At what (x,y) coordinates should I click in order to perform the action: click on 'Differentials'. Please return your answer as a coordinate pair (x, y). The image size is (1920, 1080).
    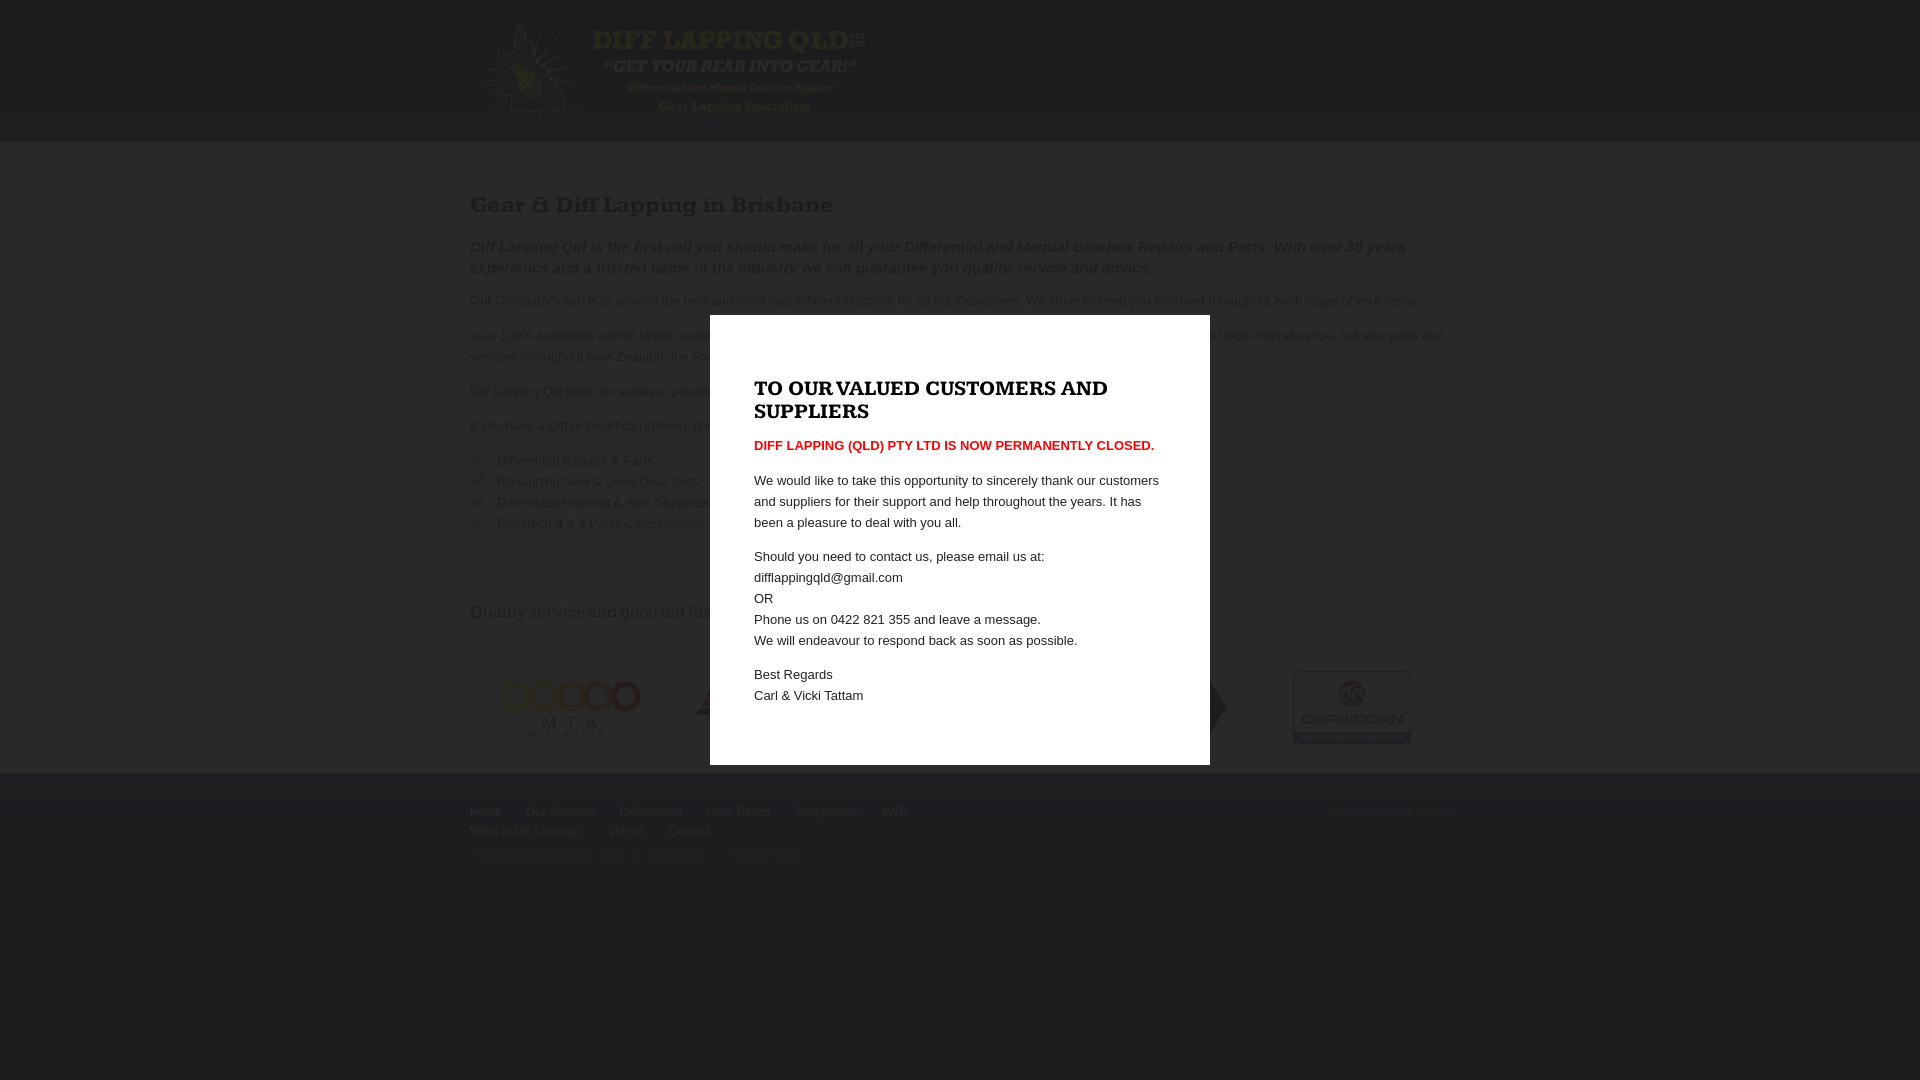
    Looking at the image, I should click on (650, 812).